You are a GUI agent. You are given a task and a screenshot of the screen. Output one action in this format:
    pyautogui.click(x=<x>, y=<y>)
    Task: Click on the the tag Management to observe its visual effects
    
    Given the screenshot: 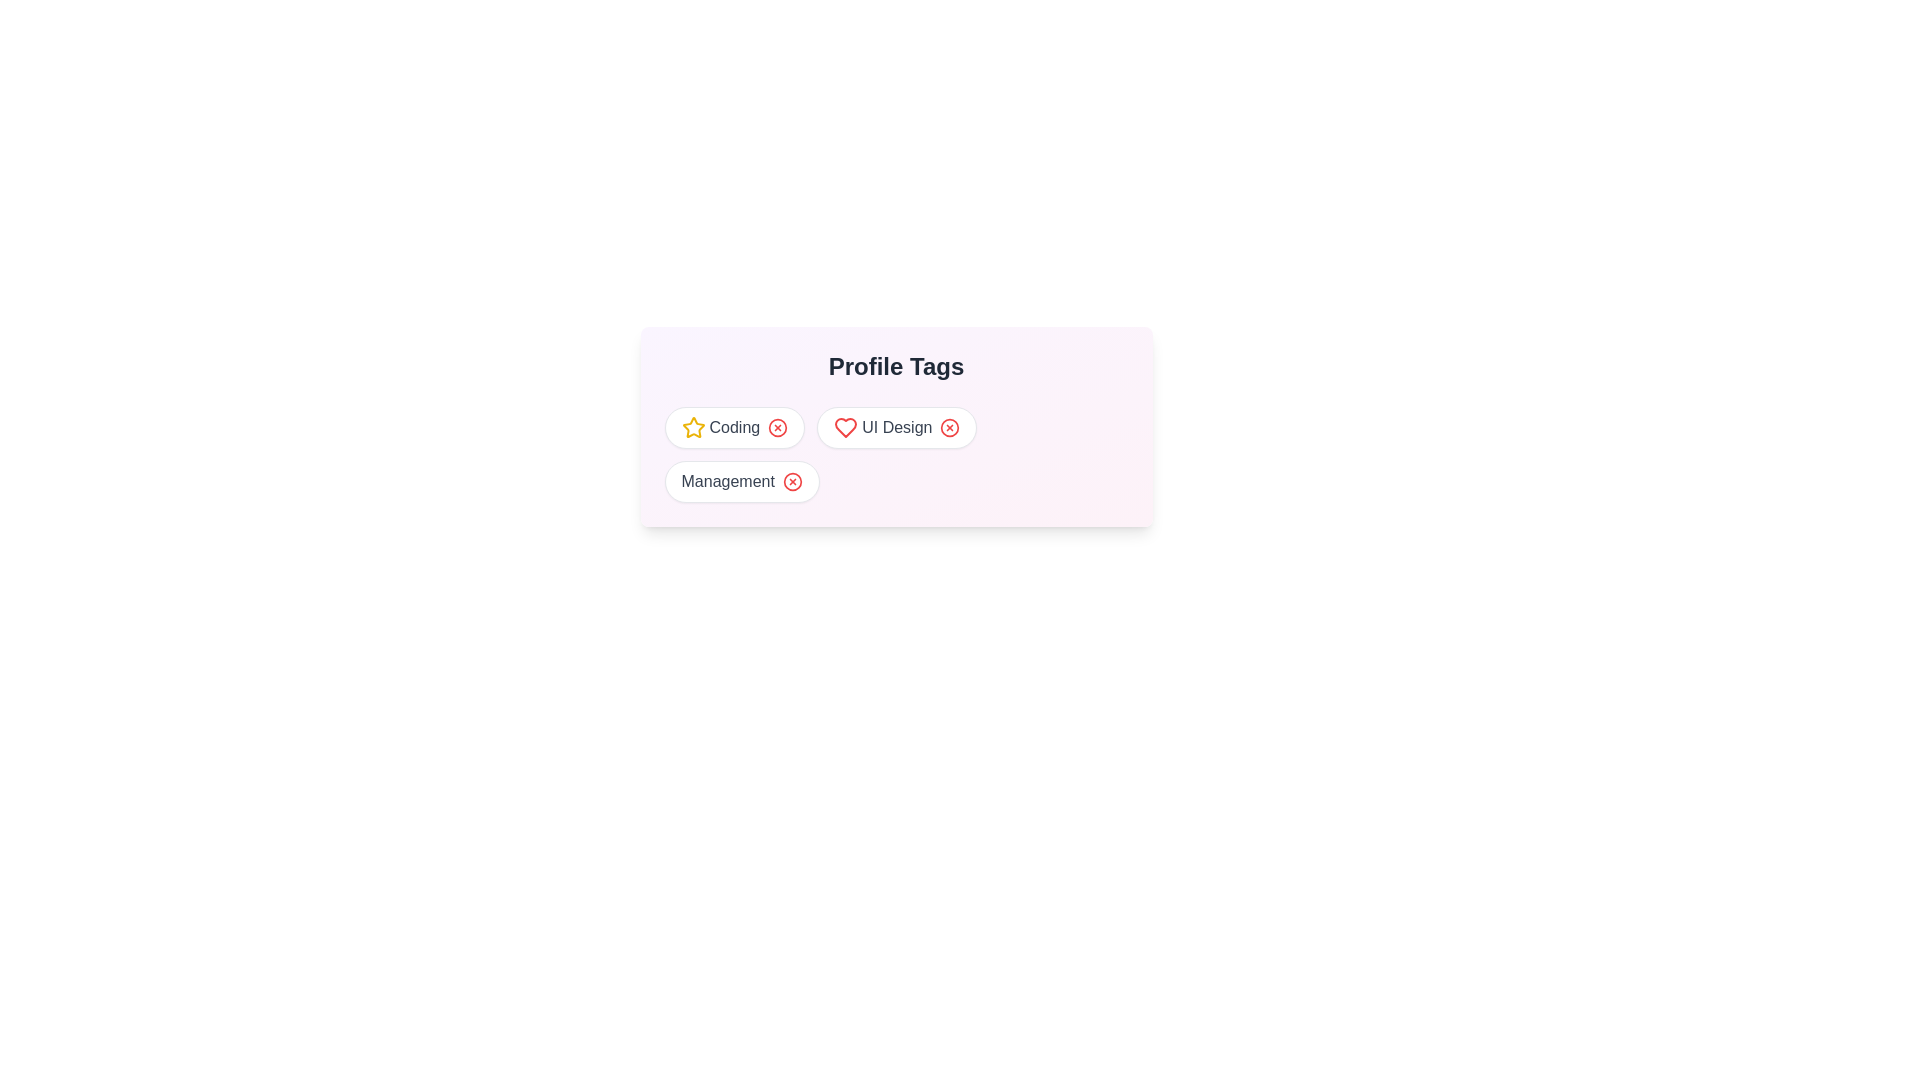 What is the action you would take?
    pyautogui.click(x=741, y=482)
    